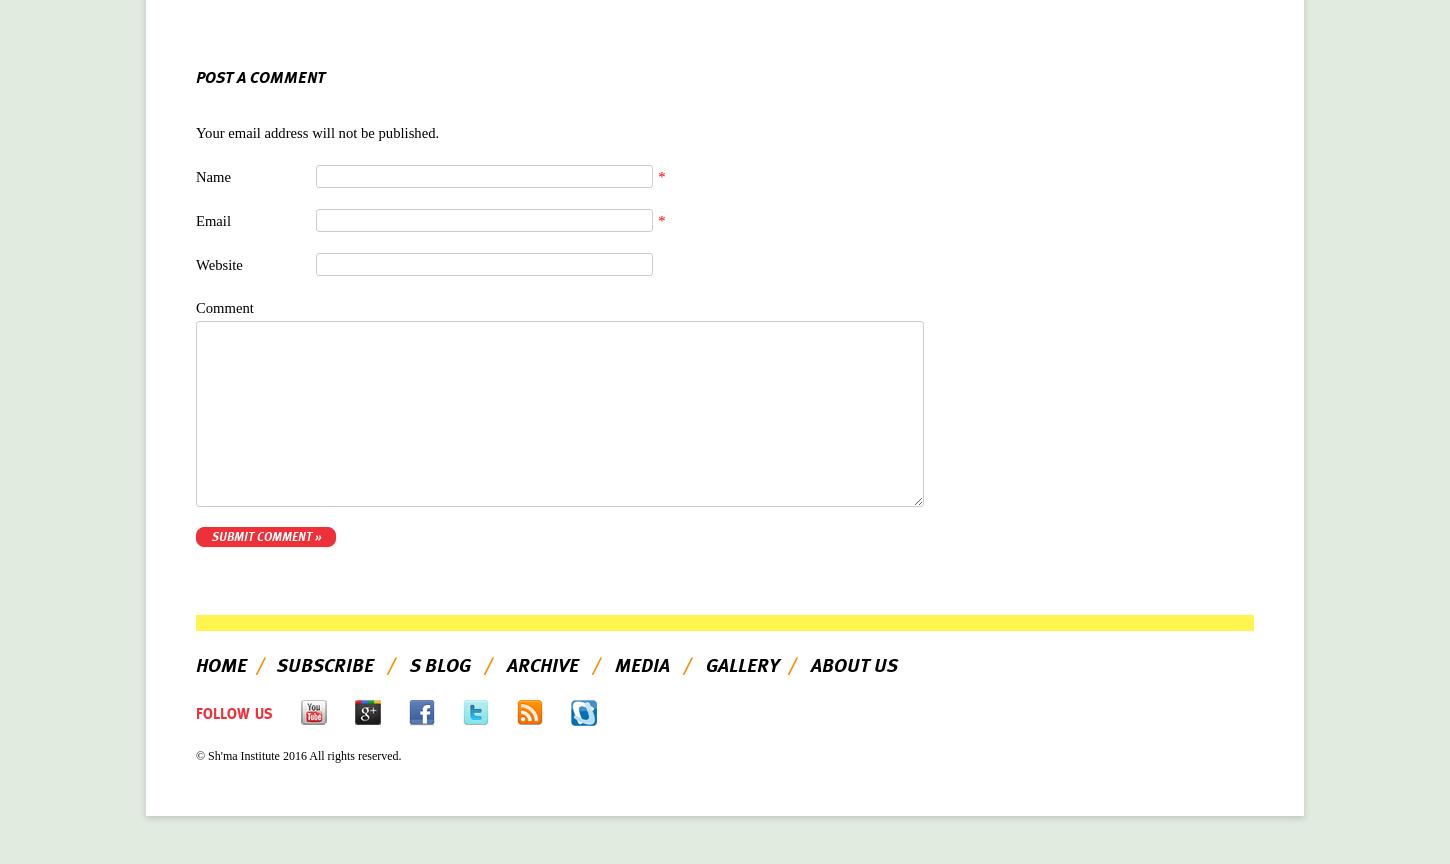  I want to click on '© Sh'ma Institute 2016 All rights reserved.', so click(298, 756).